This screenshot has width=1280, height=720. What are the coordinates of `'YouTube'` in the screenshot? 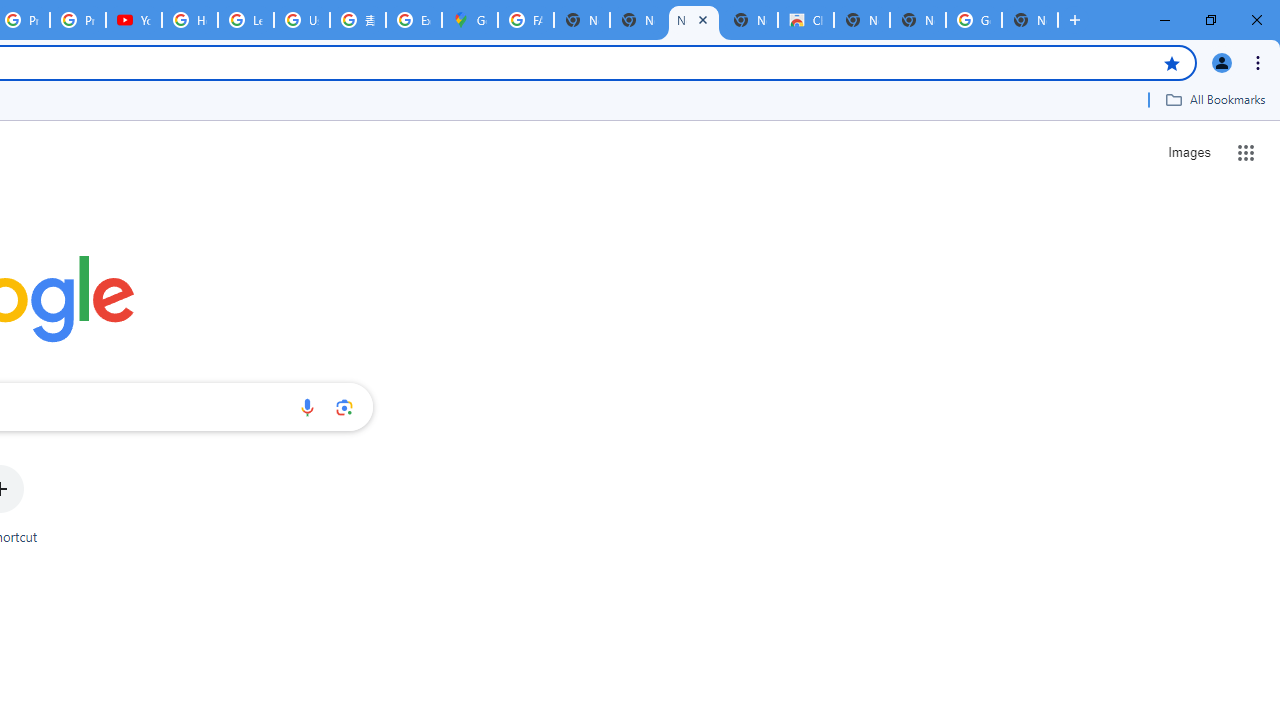 It's located at (133, 20).